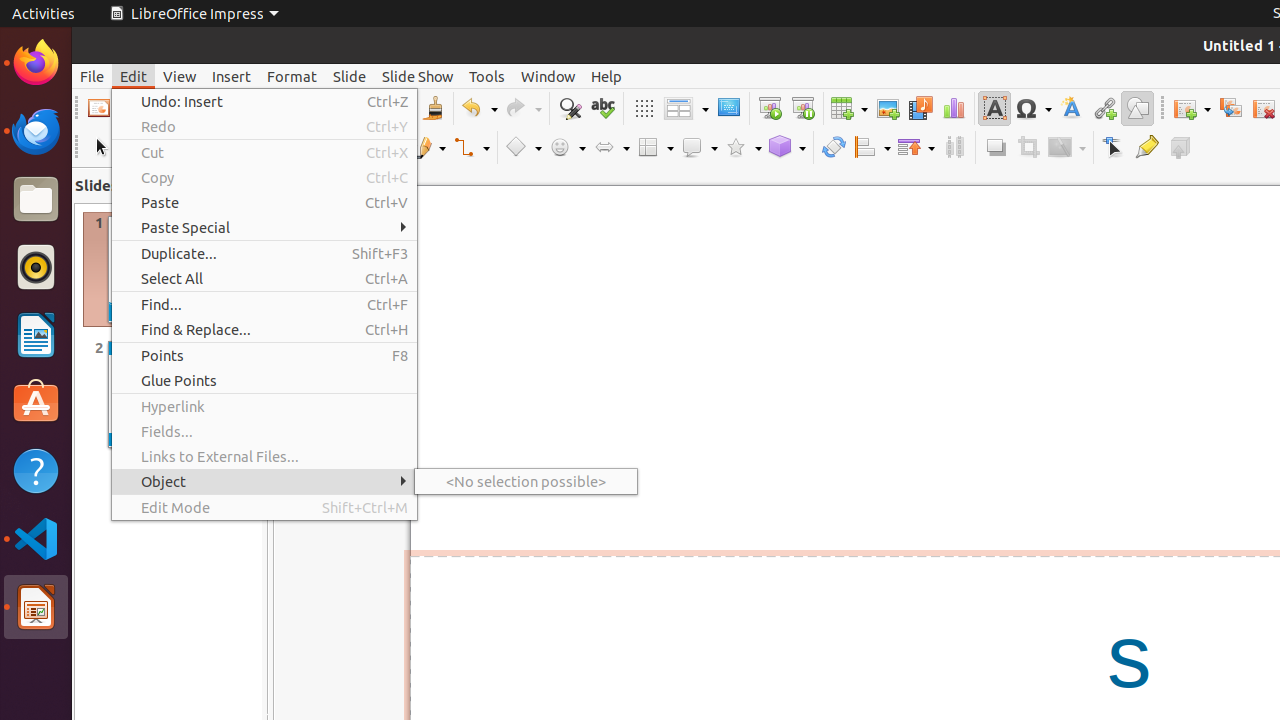 The width and height of the screenshot is (1280, 720). What do you see at coordinates (349, 75) in the screenshot?
I see `'Slide'` at bounding box center [349, 75].